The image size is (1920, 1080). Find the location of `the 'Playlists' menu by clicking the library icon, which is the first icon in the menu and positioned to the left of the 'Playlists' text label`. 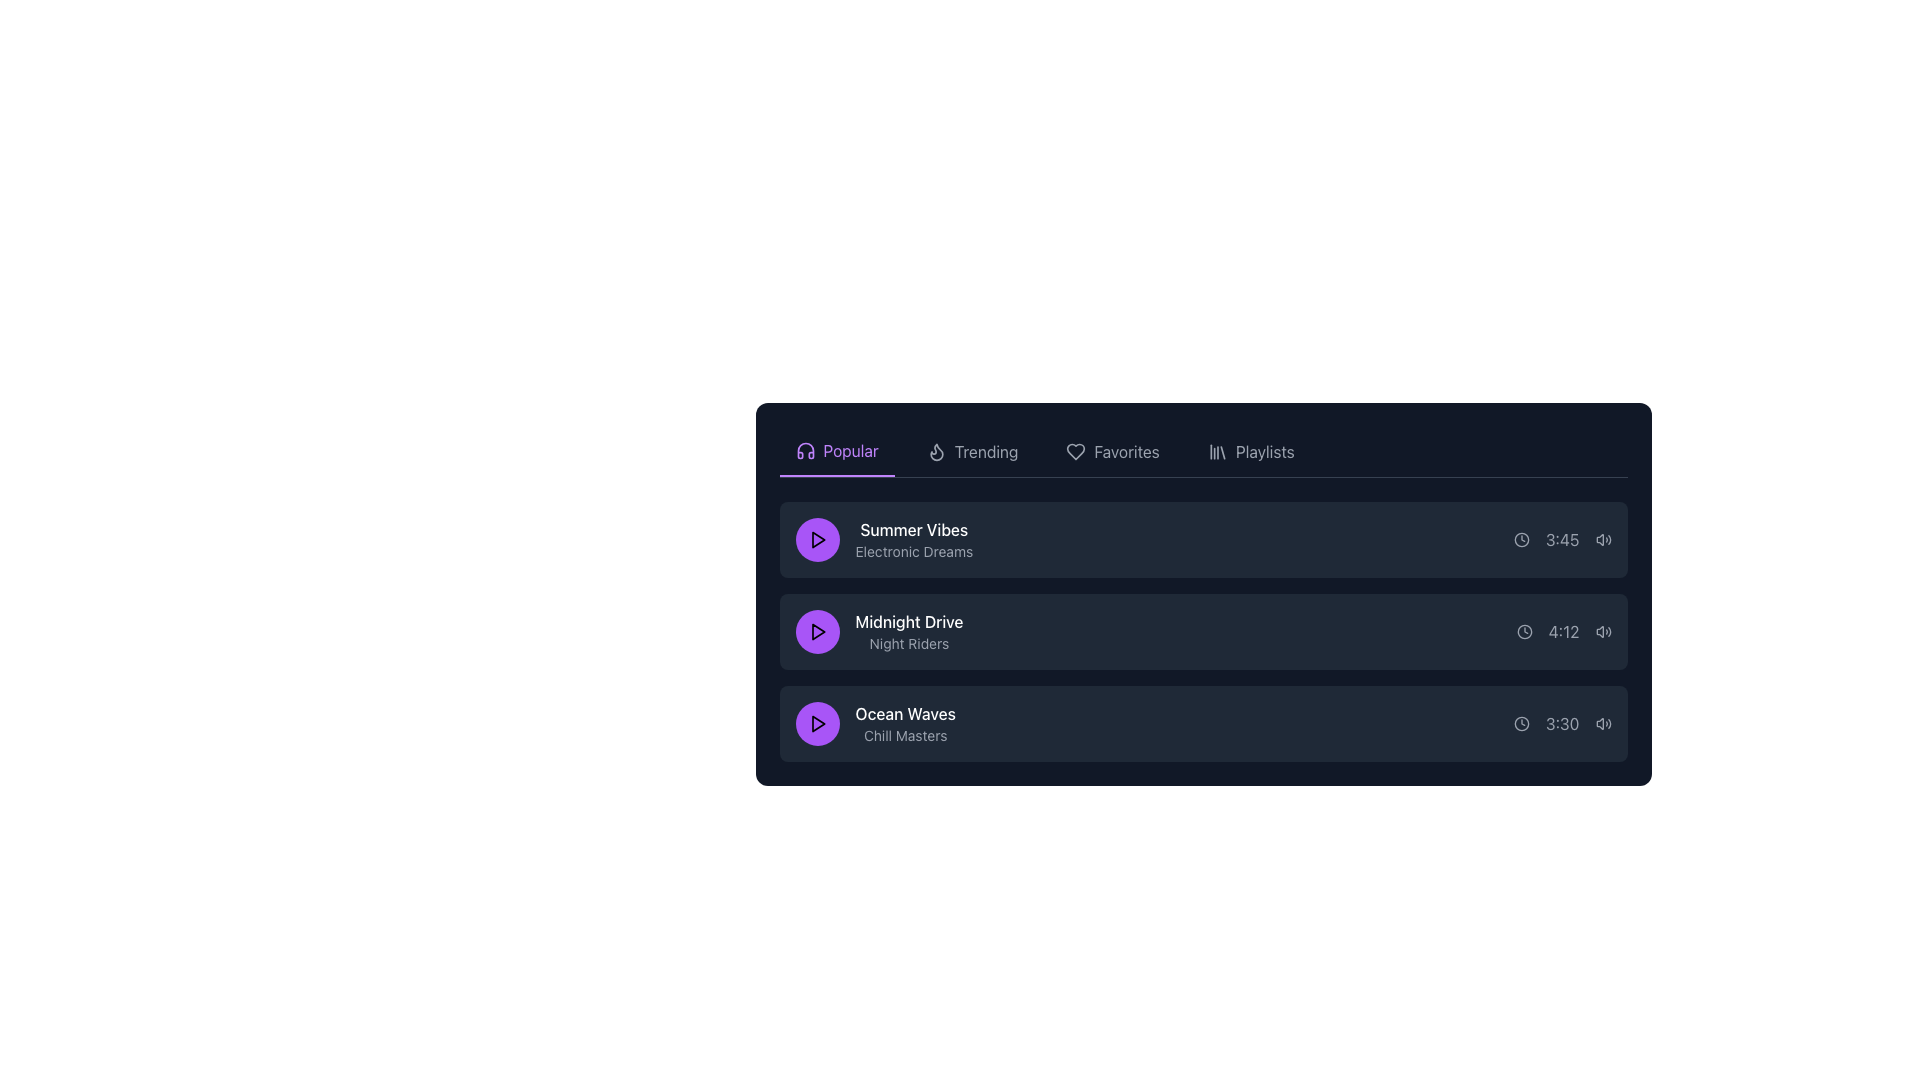

the 'Playlists' menu by clicking the library icon, which is the first icon in the menu and positioned to the left of the 'Playlists' text label is located at coordinates (1216, 451).